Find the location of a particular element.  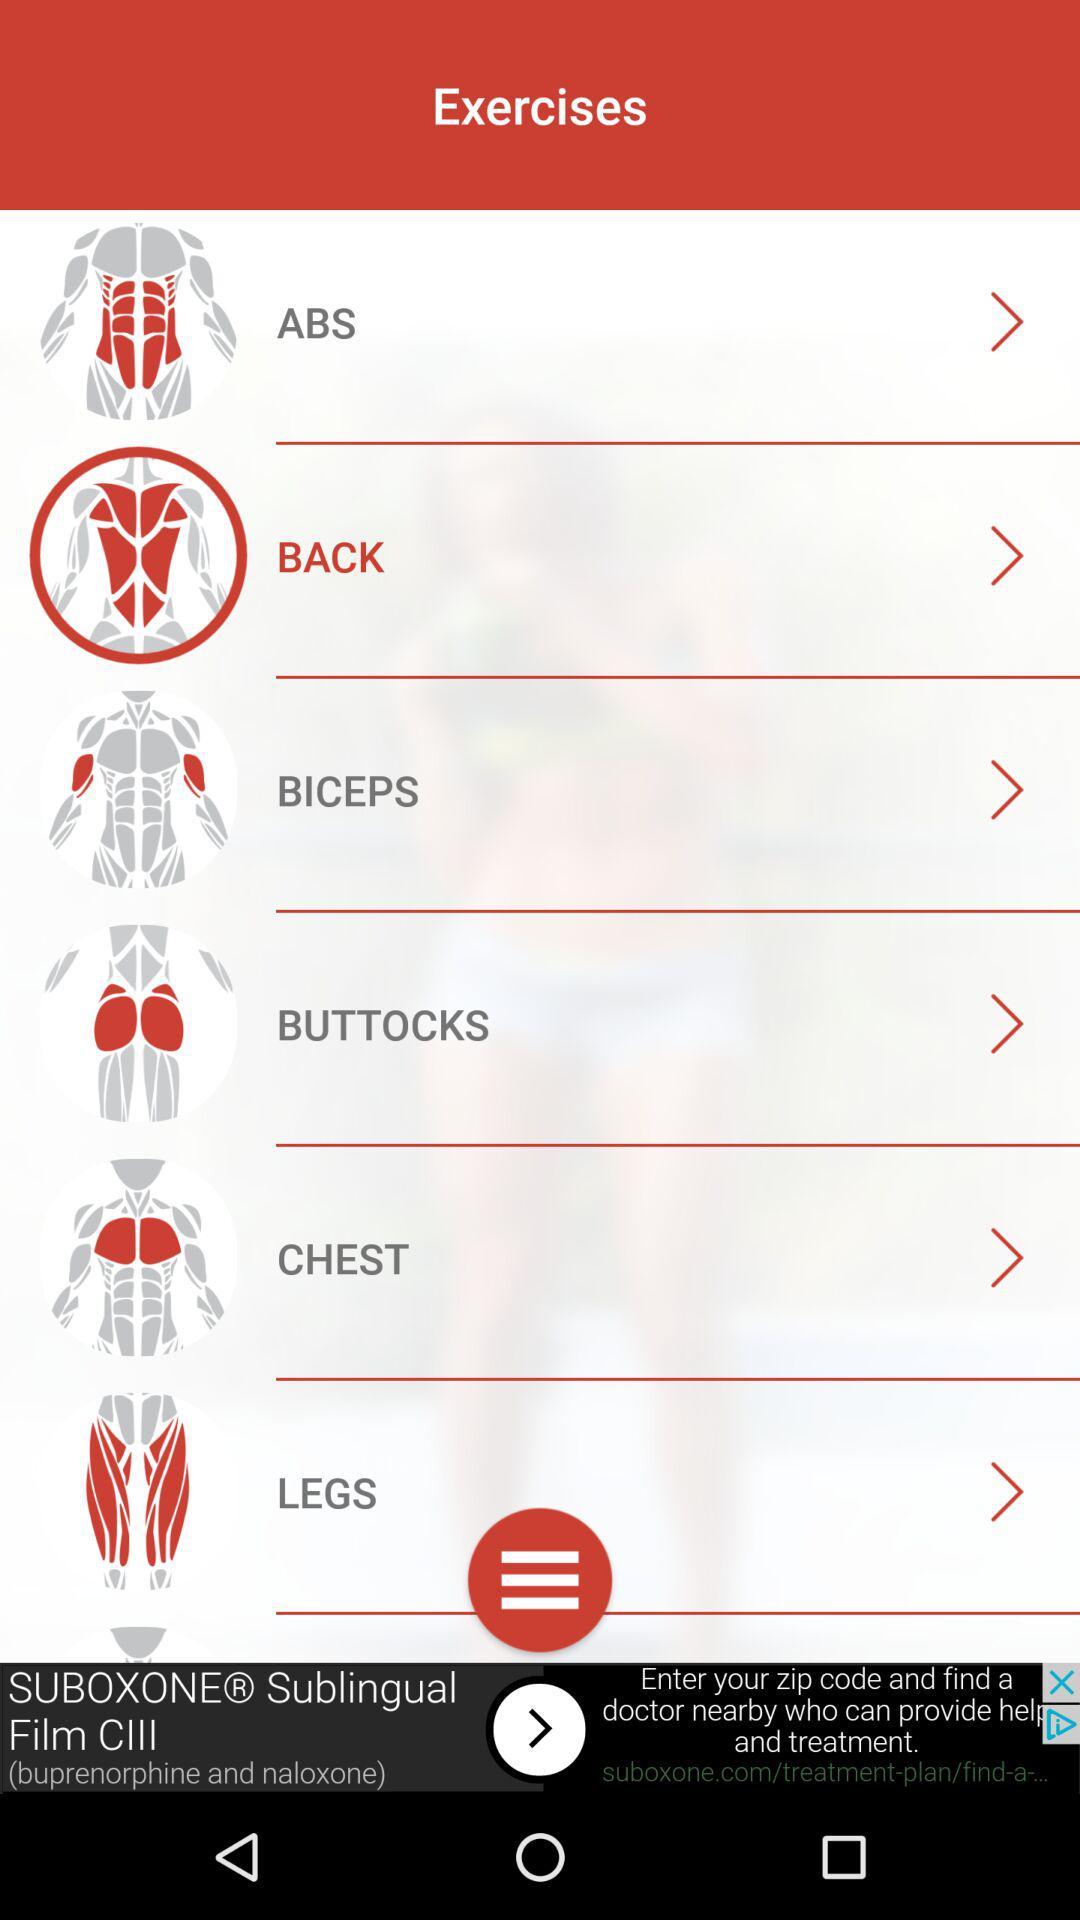

click menu option is located at coordinates (540, 1583).